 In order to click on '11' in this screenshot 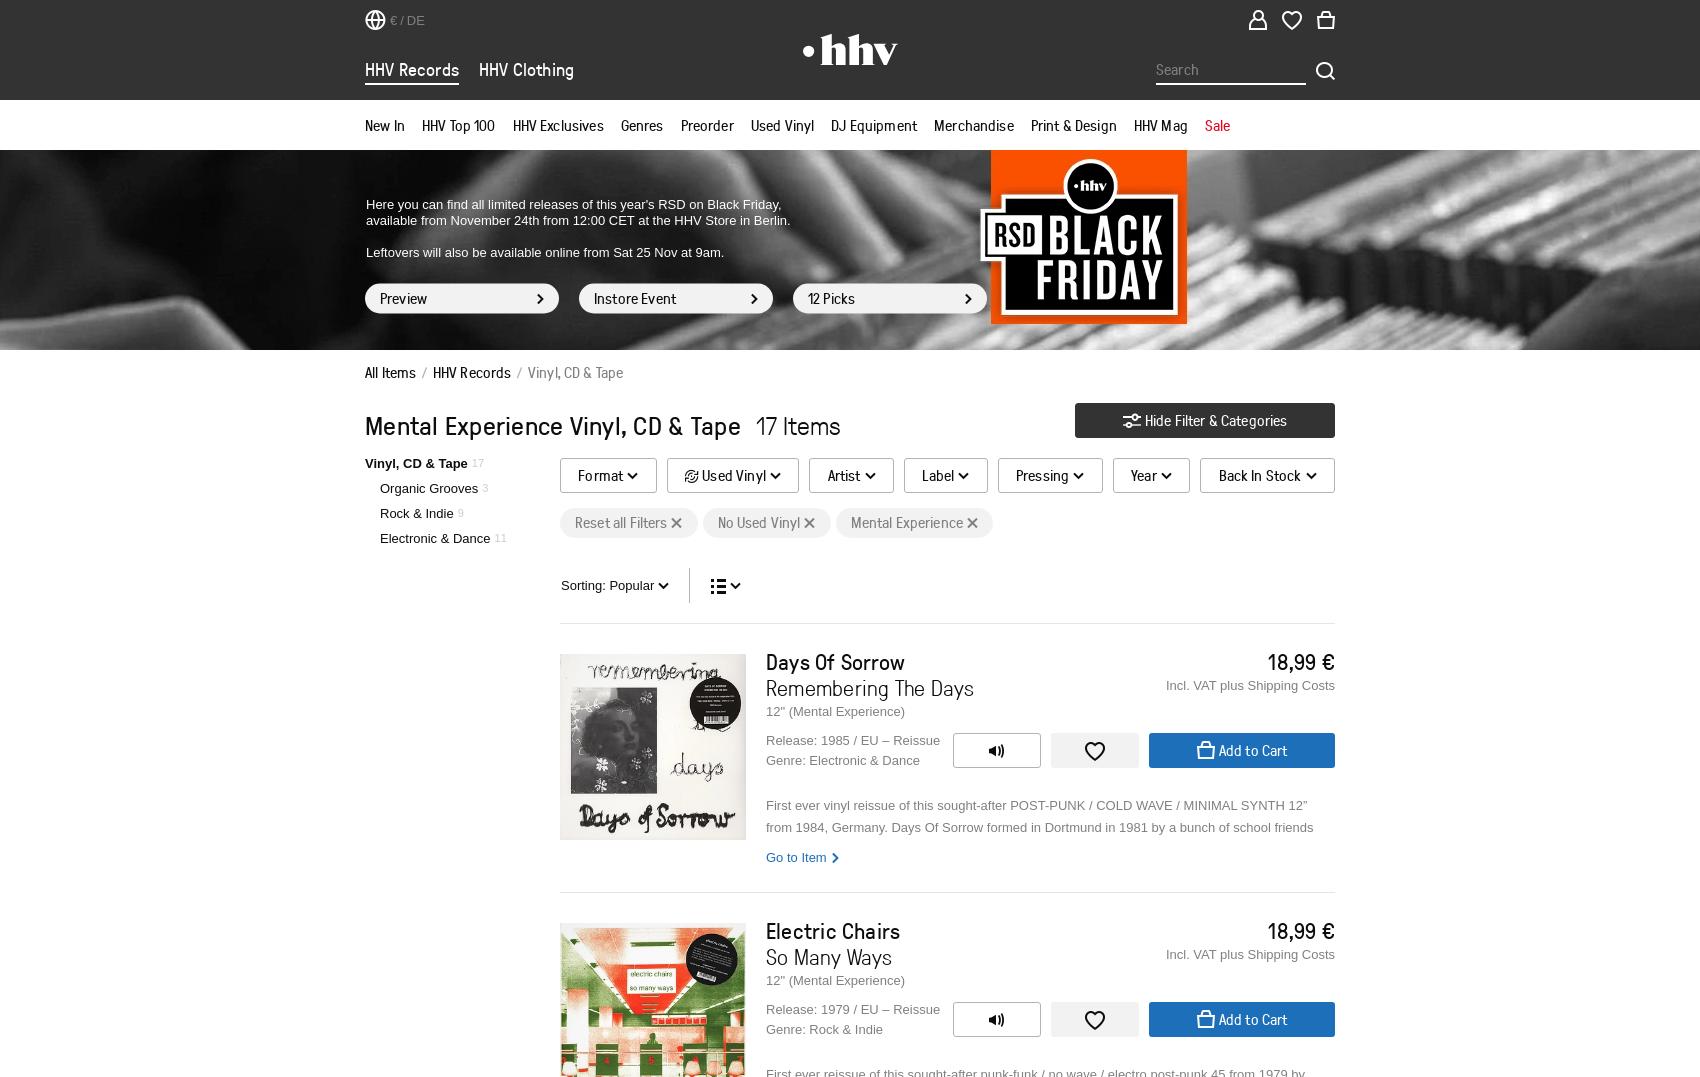, I will do `click(499, 536)`.